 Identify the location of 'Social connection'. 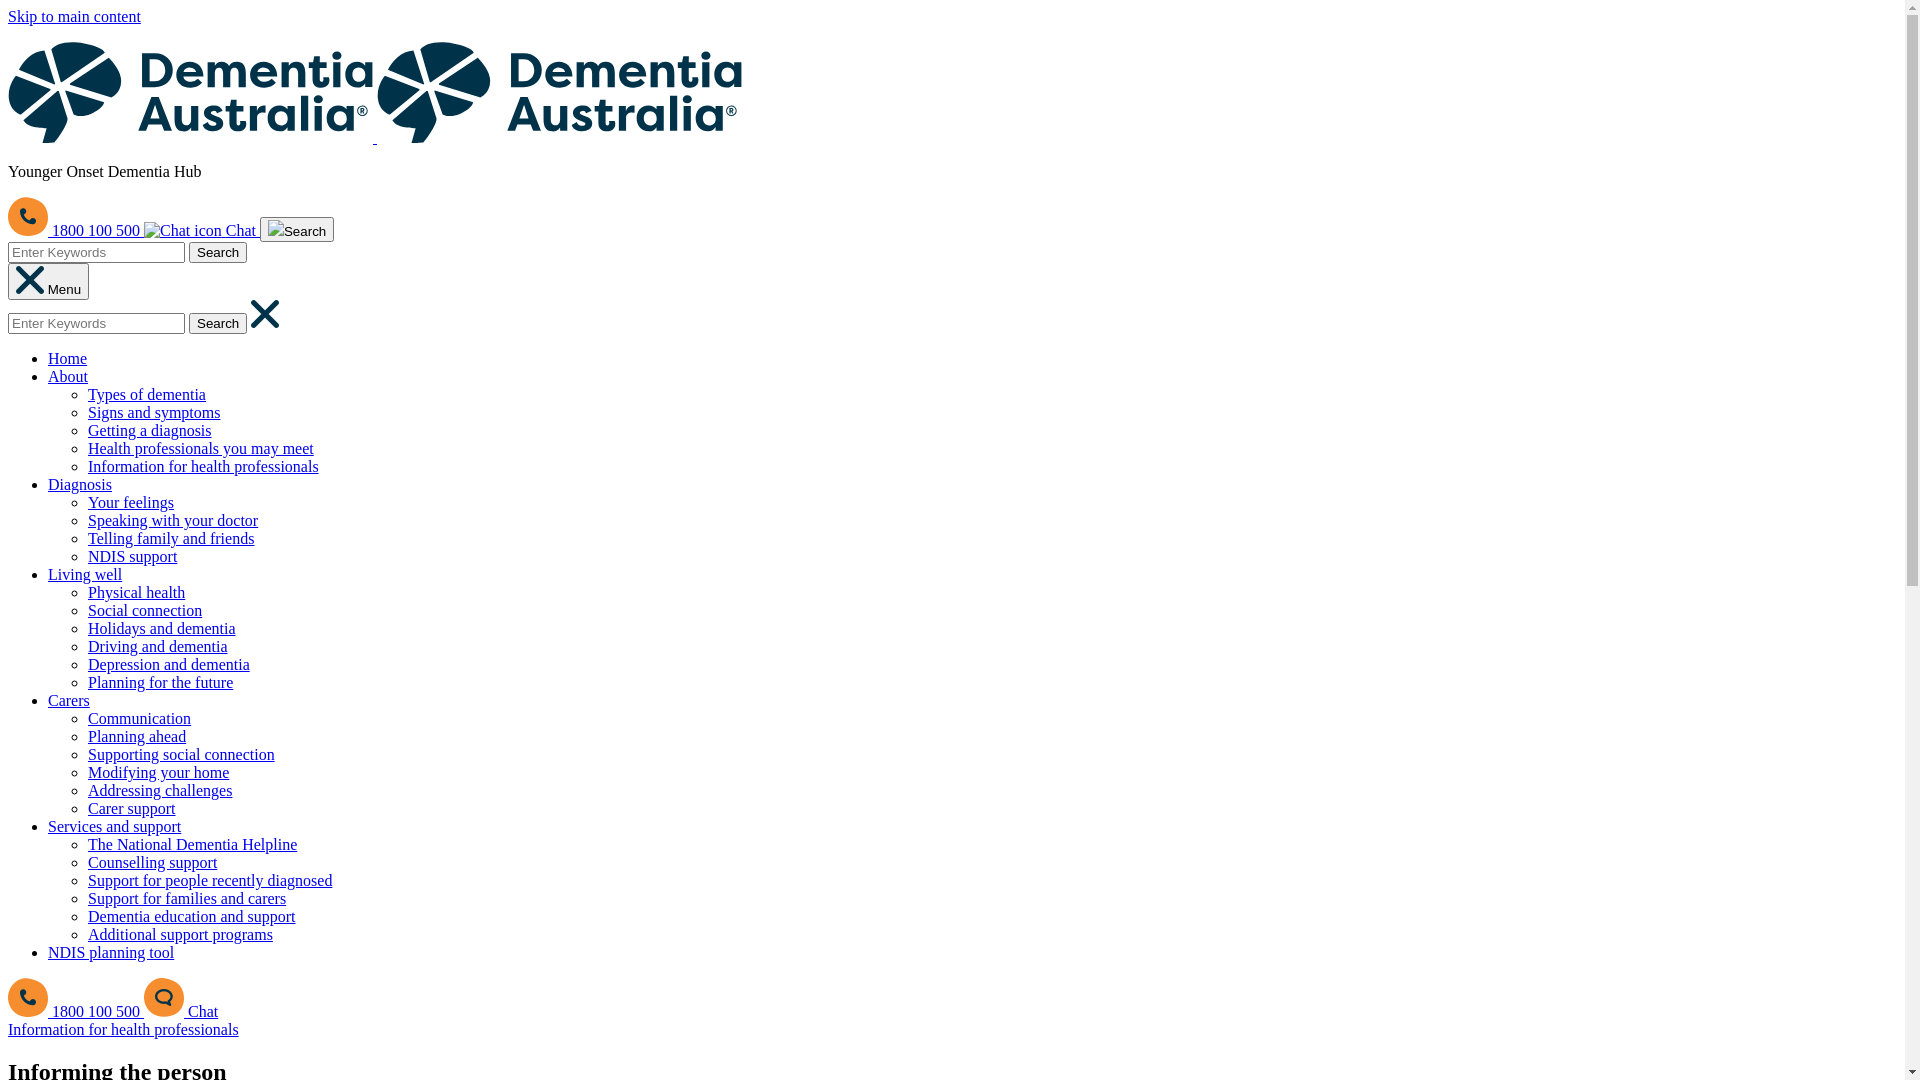
(86, 609).